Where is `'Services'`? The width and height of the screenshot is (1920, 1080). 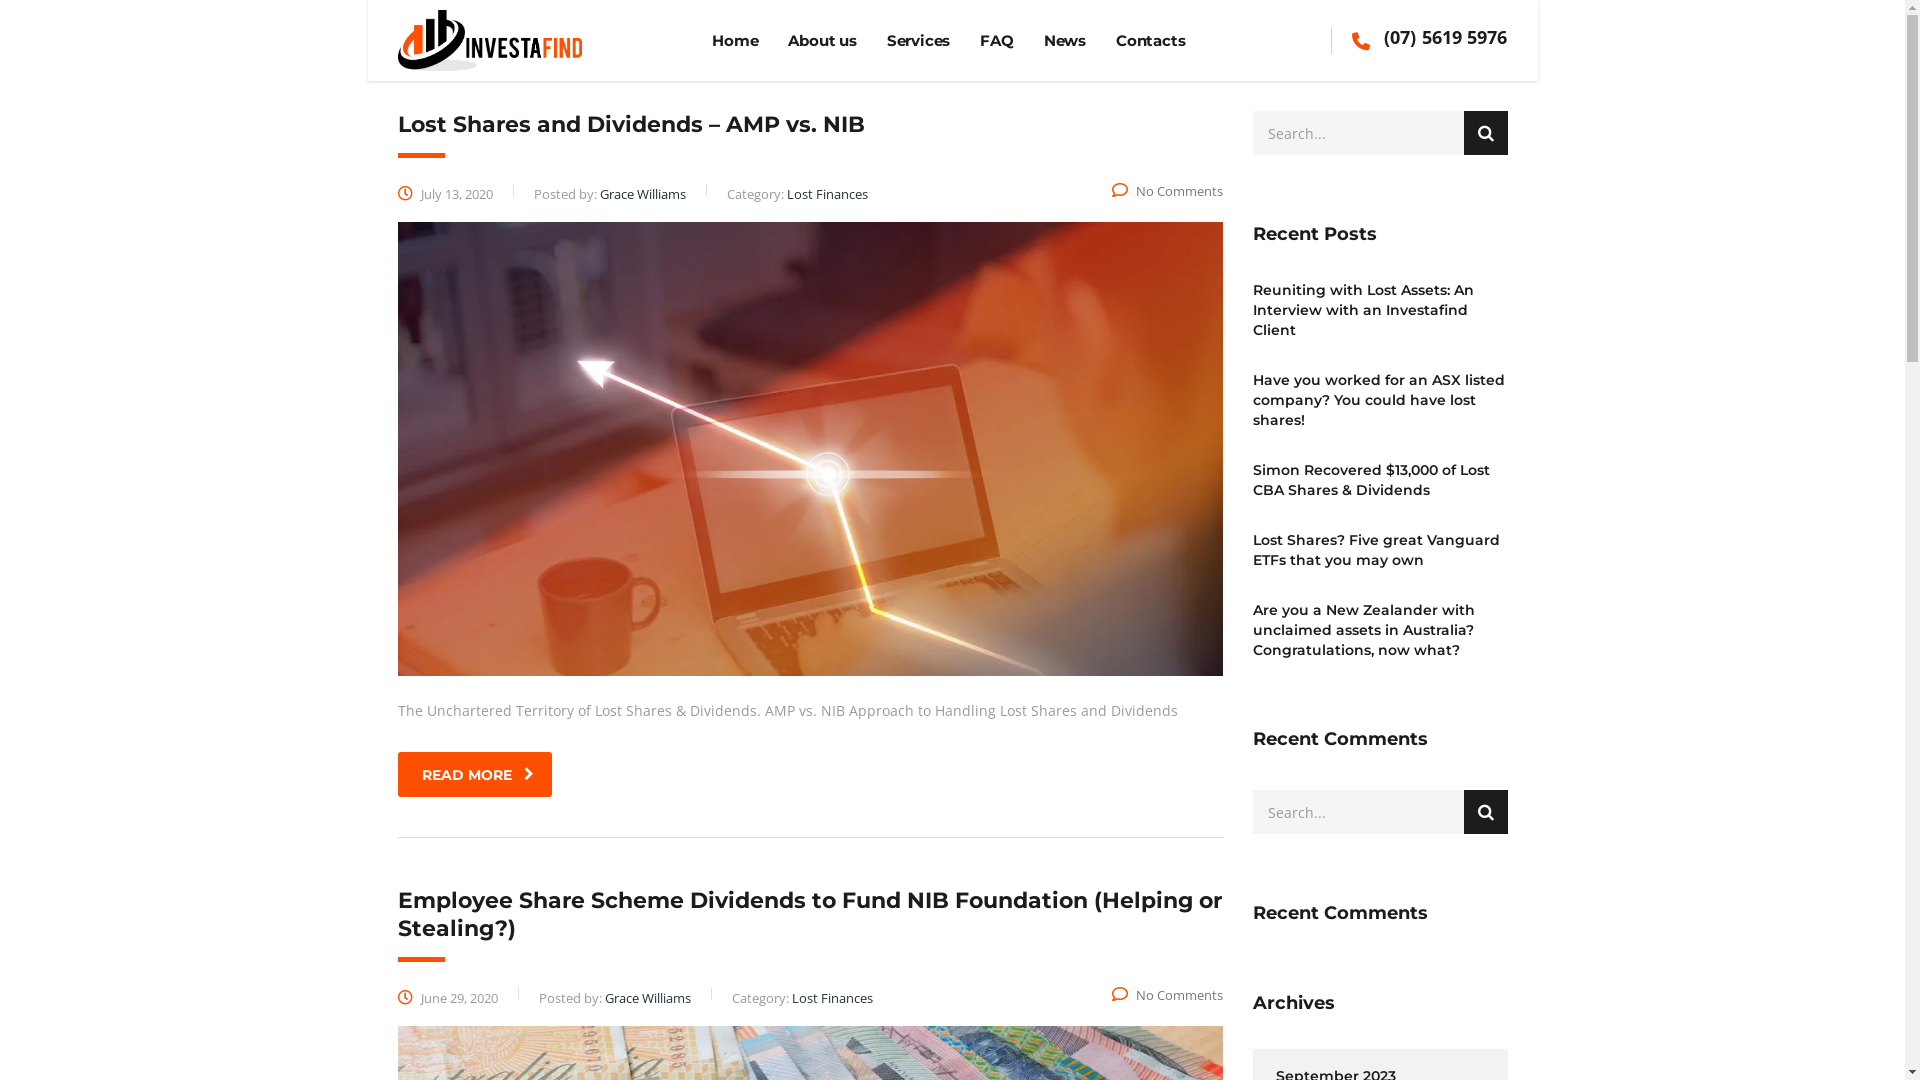 'Services' is located at coordinates (917, 41).